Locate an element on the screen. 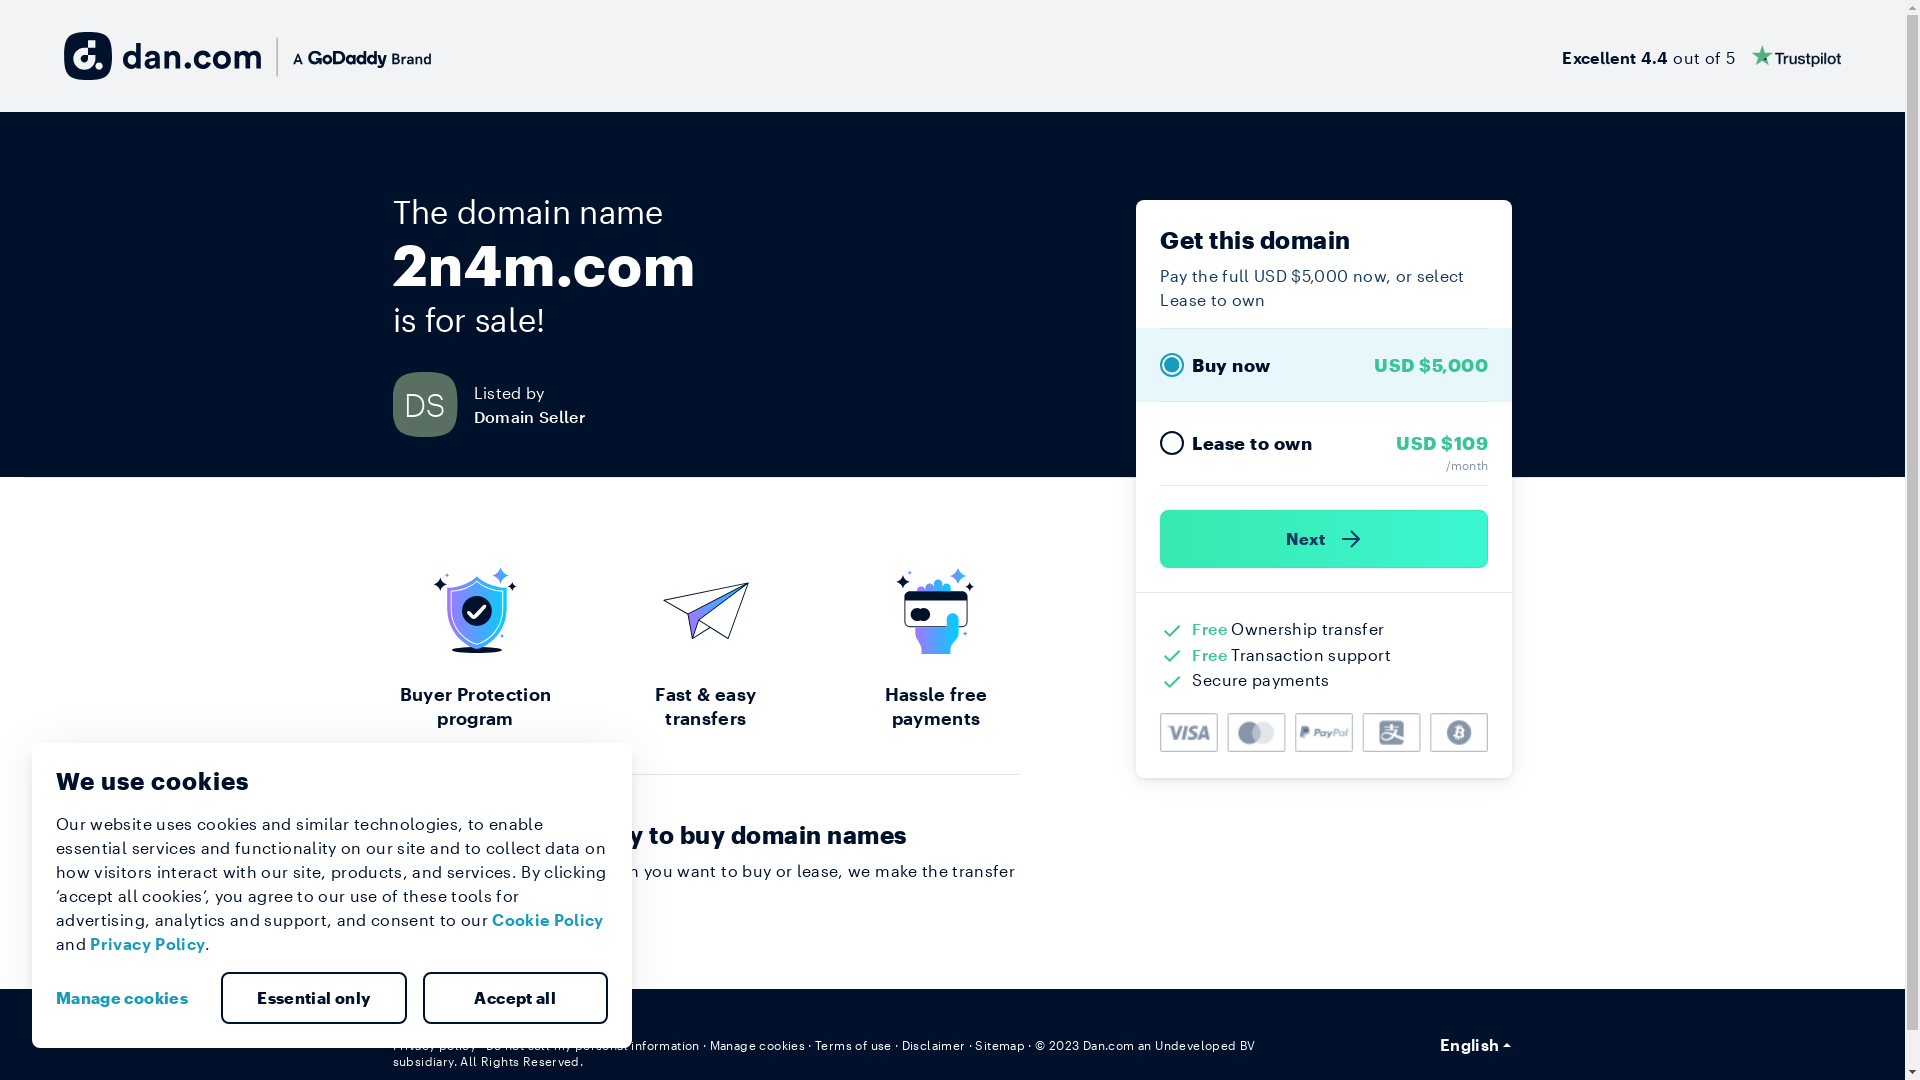 The width and height of the screenshot is (1920, 1080). 'Manage cookies' is located at coordinates (128, 998).